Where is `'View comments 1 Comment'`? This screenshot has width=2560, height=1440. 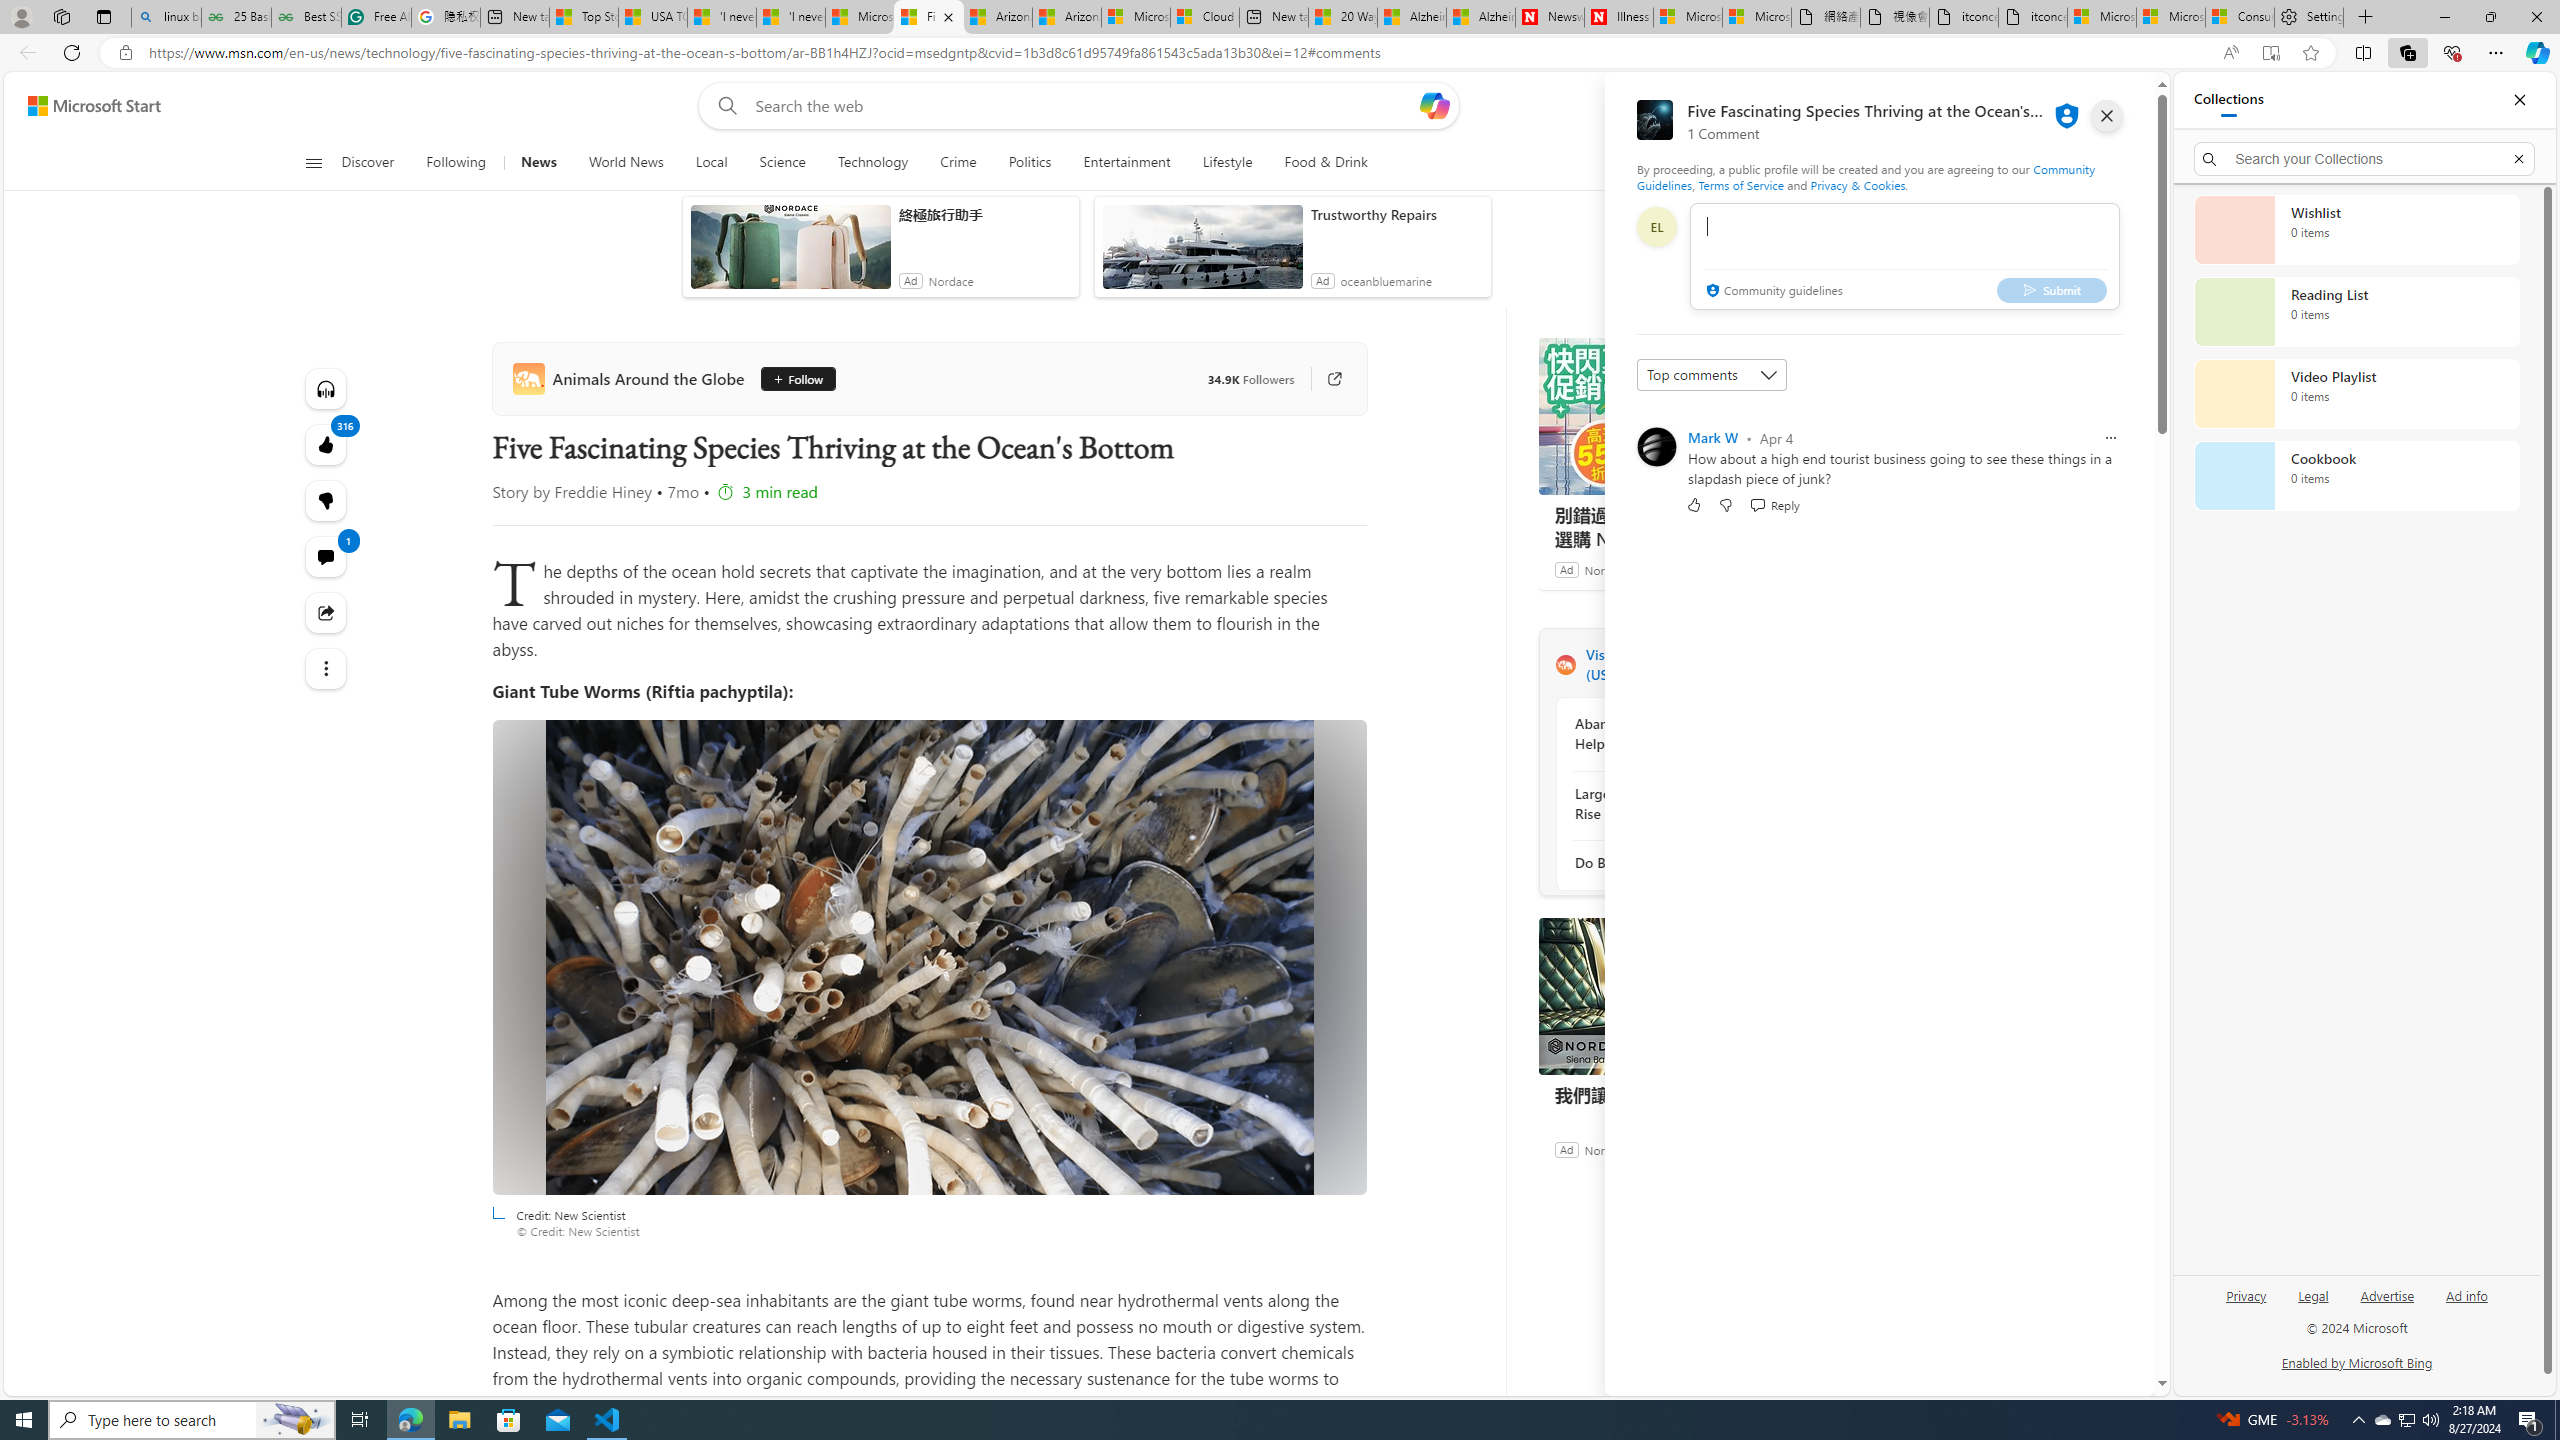
'View comments 1 Comment' is located at coordinates (325, 556).